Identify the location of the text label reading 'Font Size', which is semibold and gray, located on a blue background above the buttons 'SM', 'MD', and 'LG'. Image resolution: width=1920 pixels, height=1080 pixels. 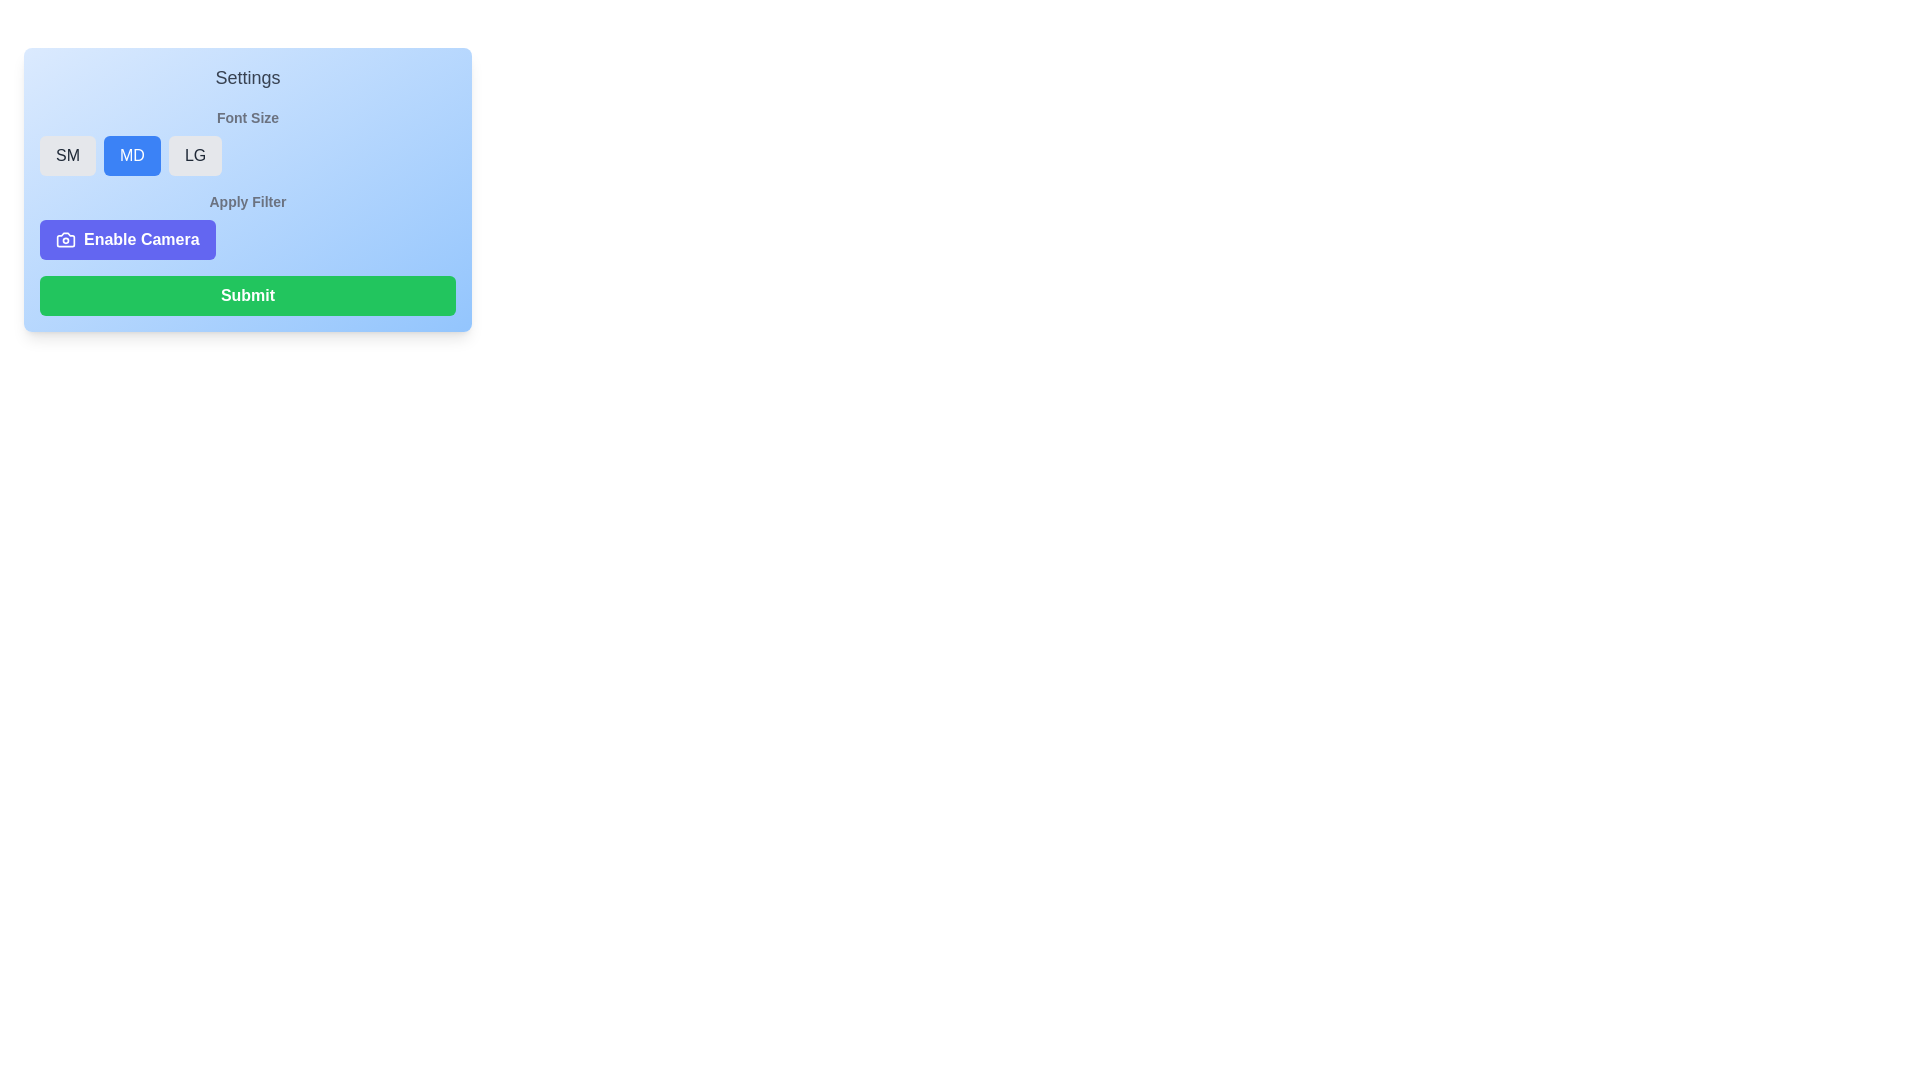
(247, 118).